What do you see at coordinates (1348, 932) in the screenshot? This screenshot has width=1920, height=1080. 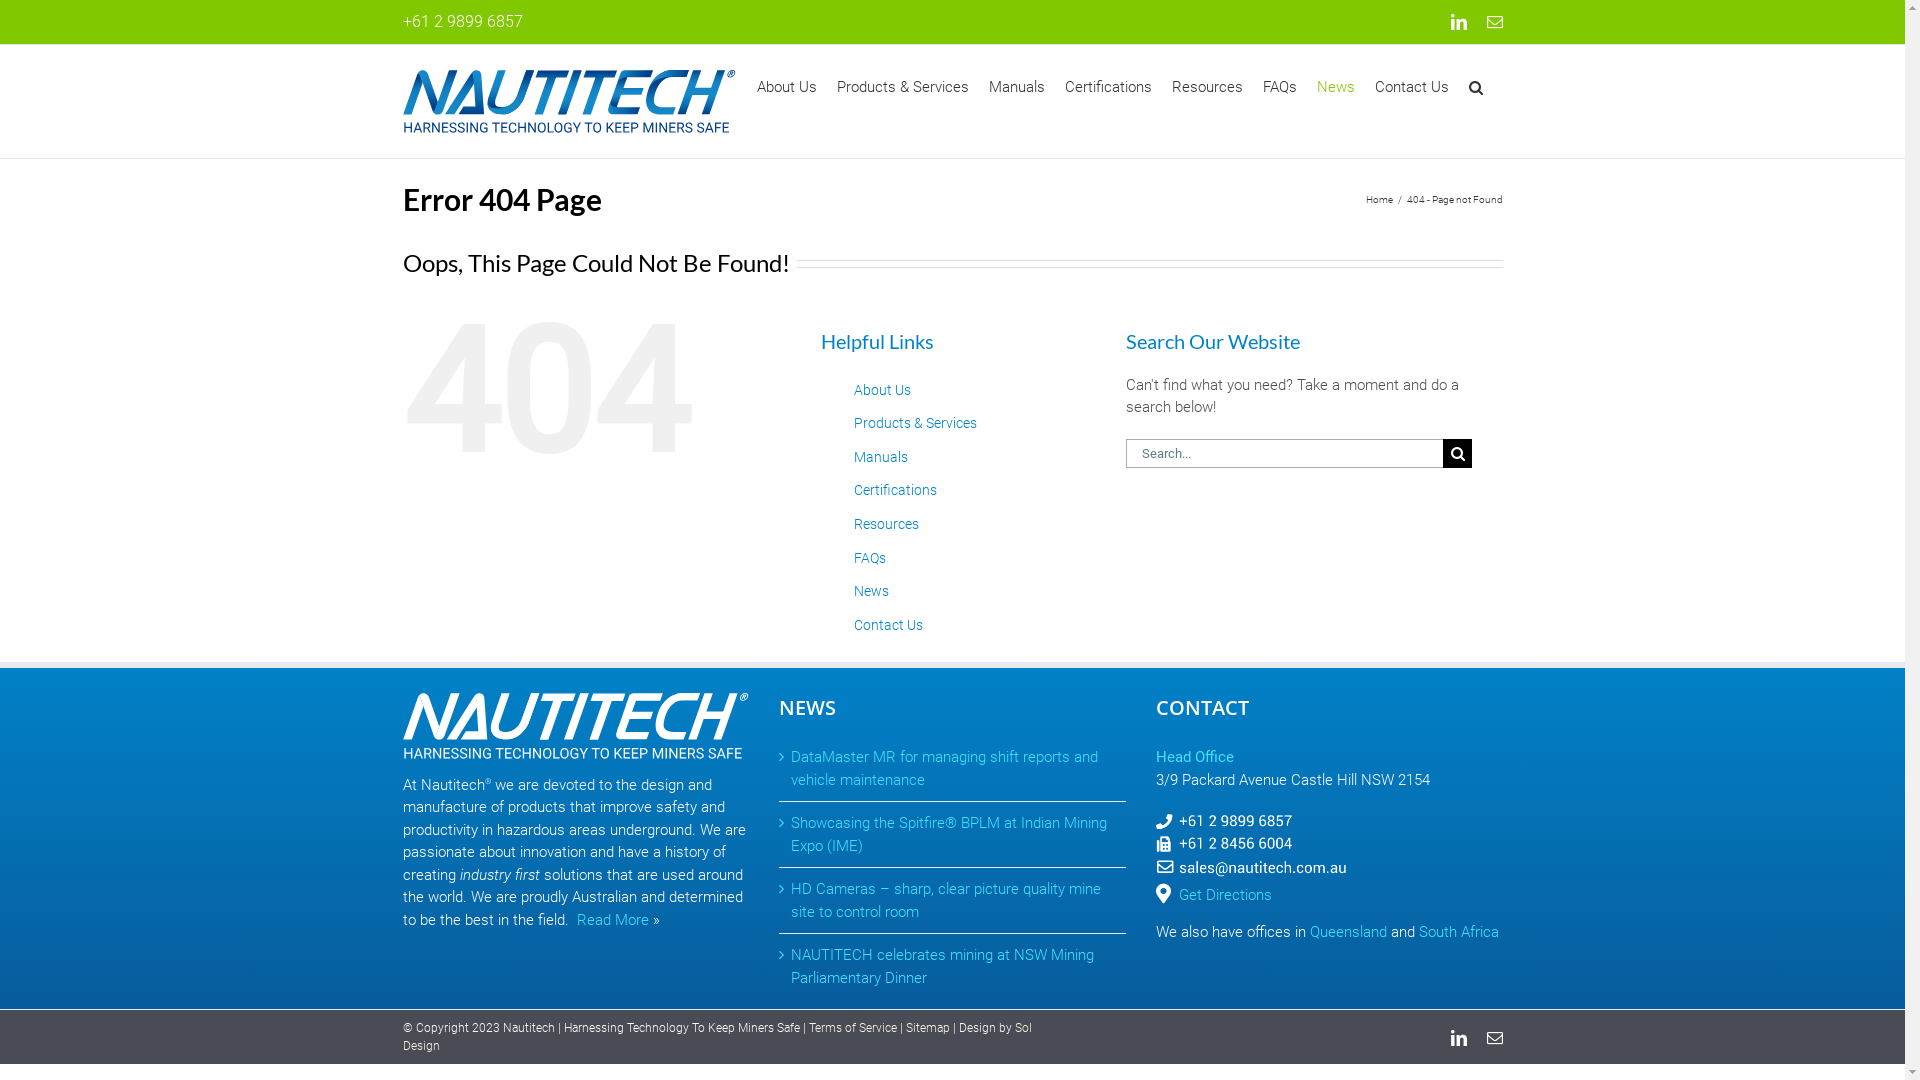 I see `'Queensland'` at bounding box center [1348, 932].